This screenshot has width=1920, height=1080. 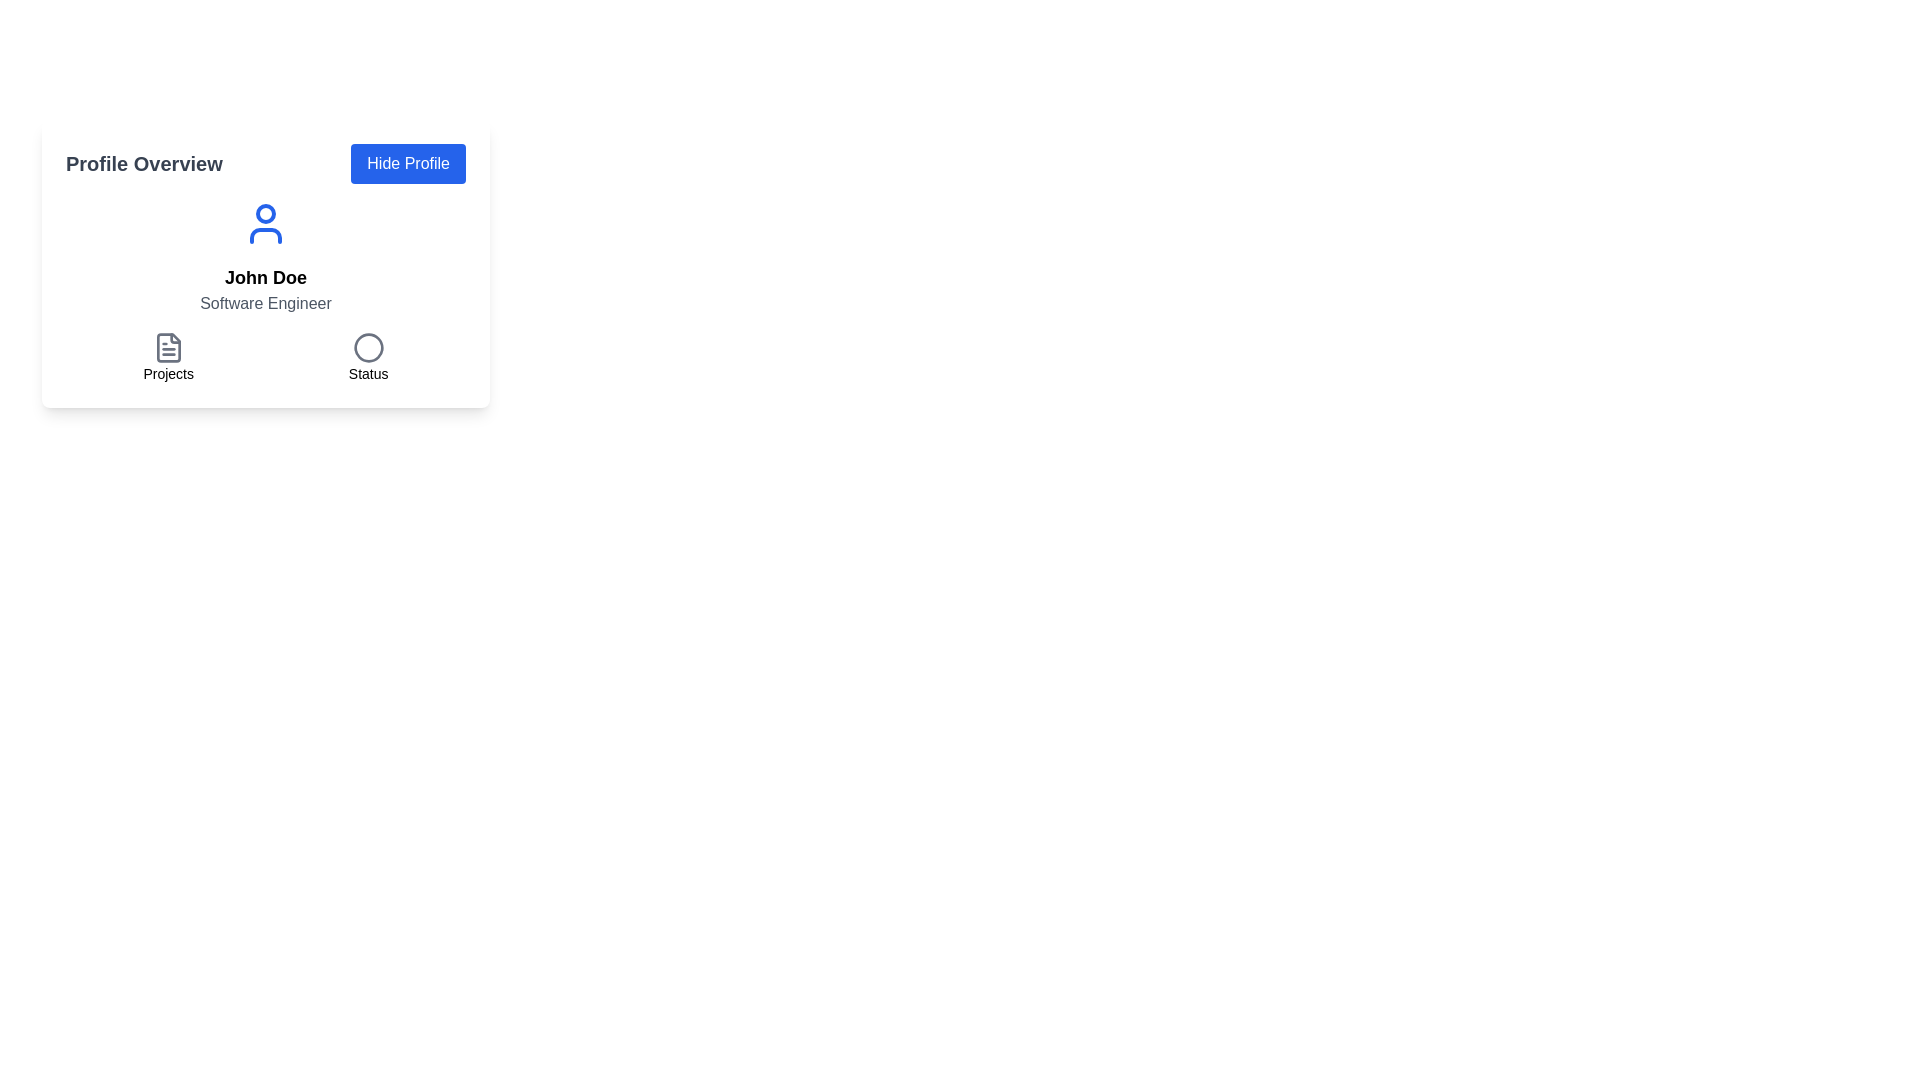 I want to click on the User Profile Icon located at the top section of the card, above the text 'John Doe' and 'Software Engineer', so click(x=264, y=223).